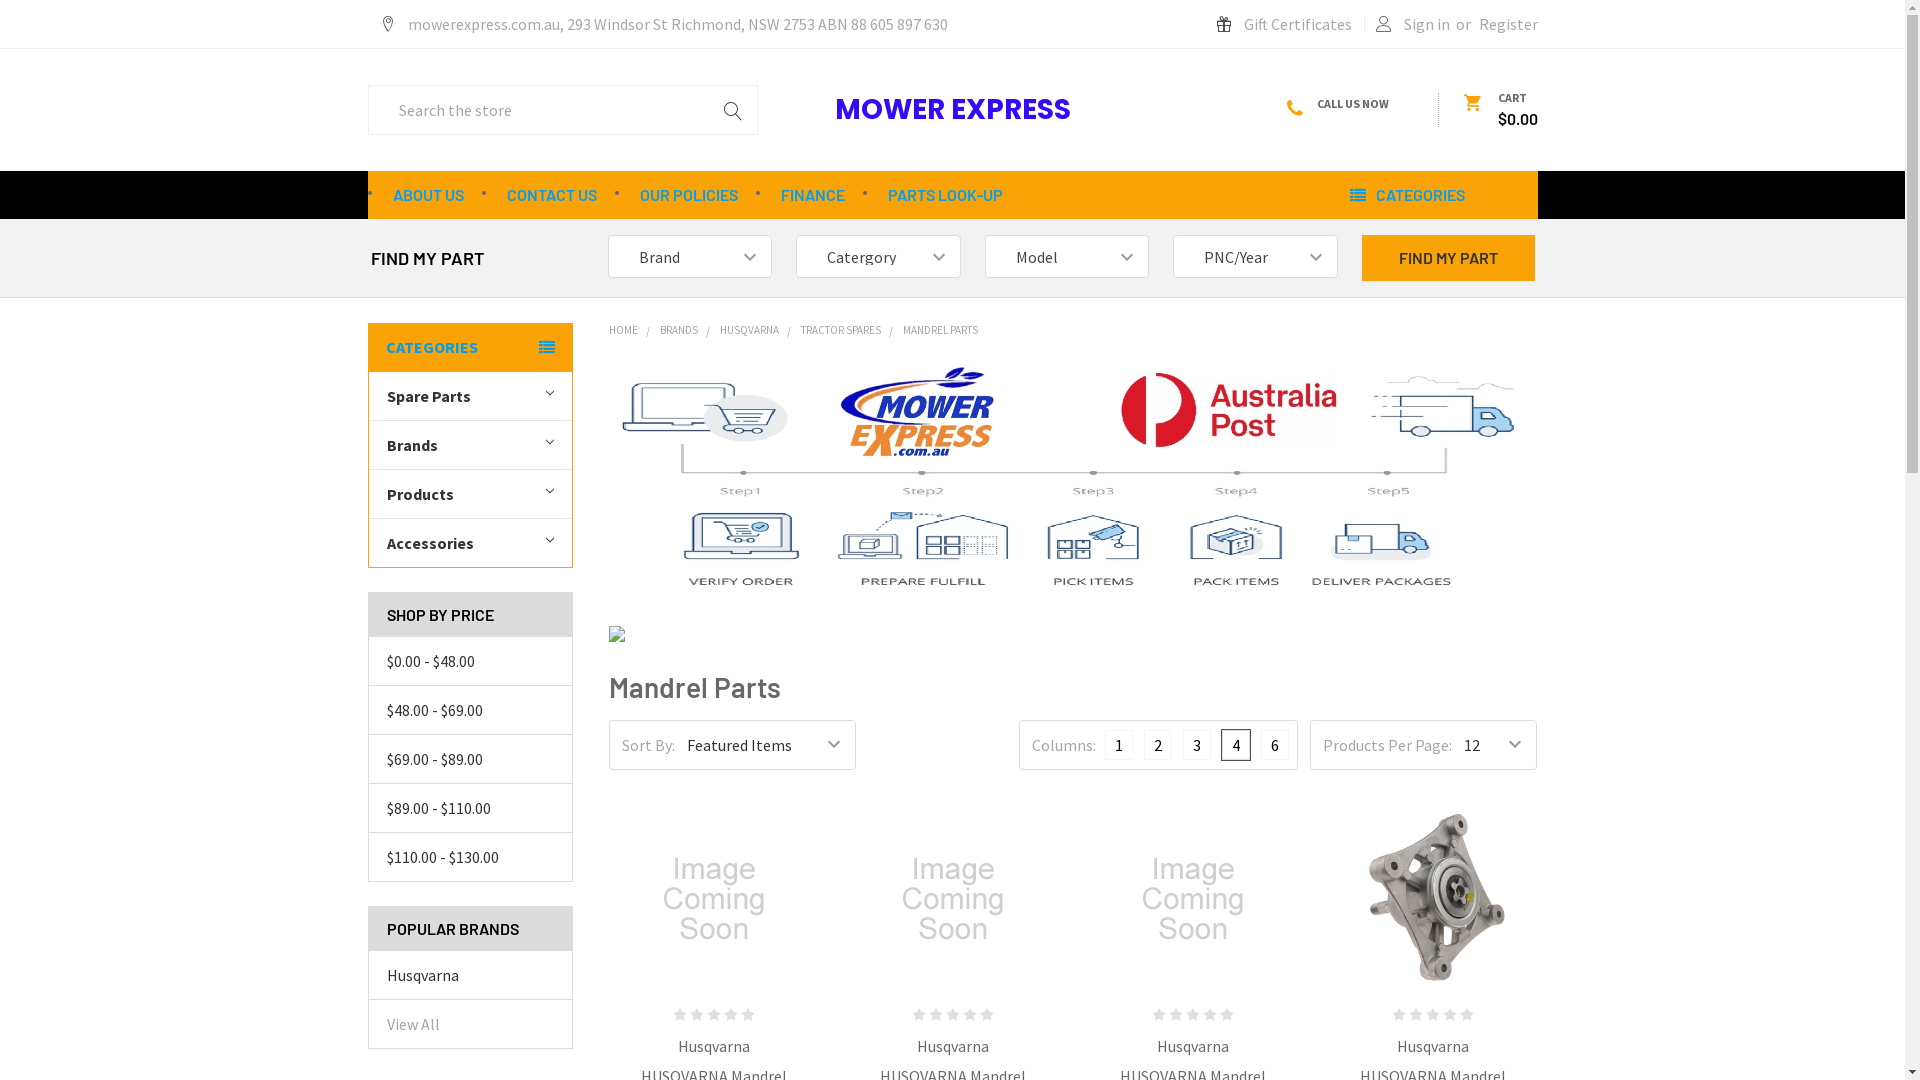 The image size is (1920, 1080). What do you see at coordinates (811, 195) in the screenshot?
I see `'FINANCE'` at bounding box center [811, 195].